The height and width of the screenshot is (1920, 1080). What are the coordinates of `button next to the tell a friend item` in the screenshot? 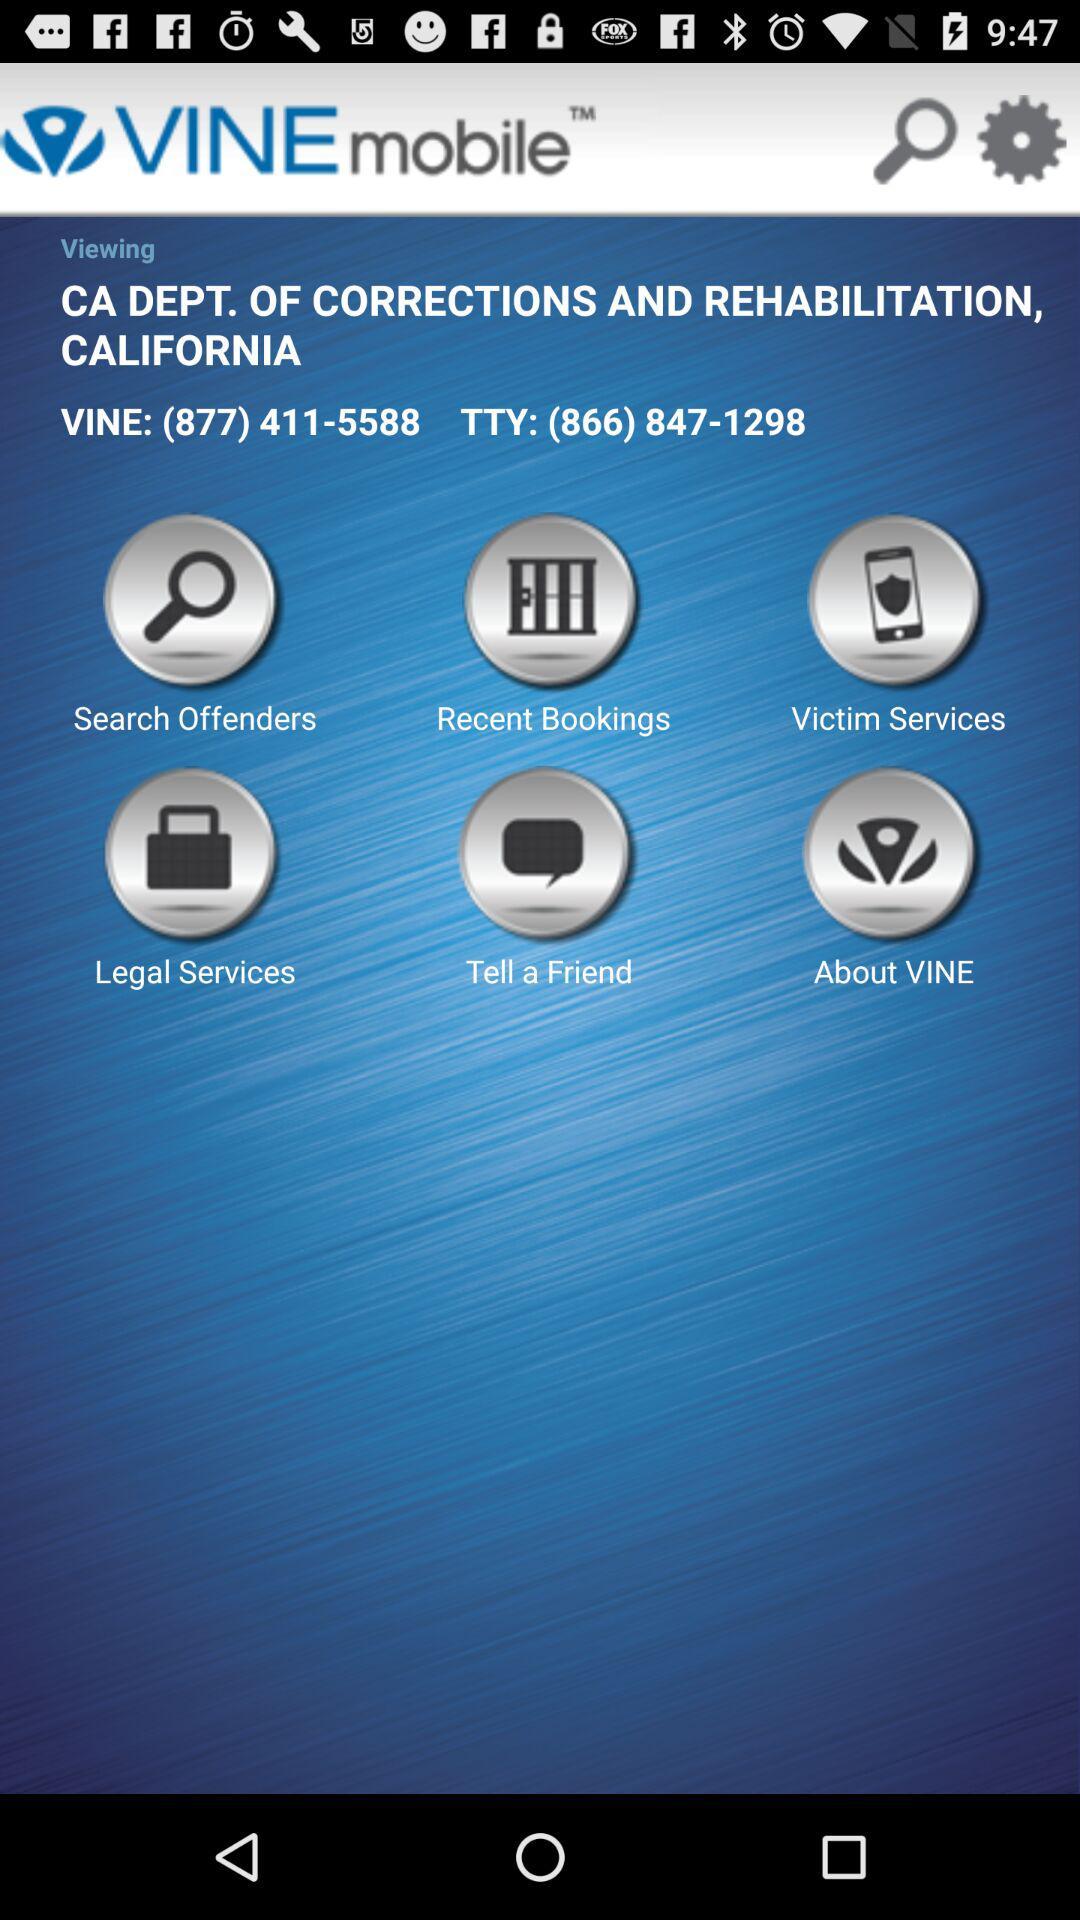 It's located at (195, 878).